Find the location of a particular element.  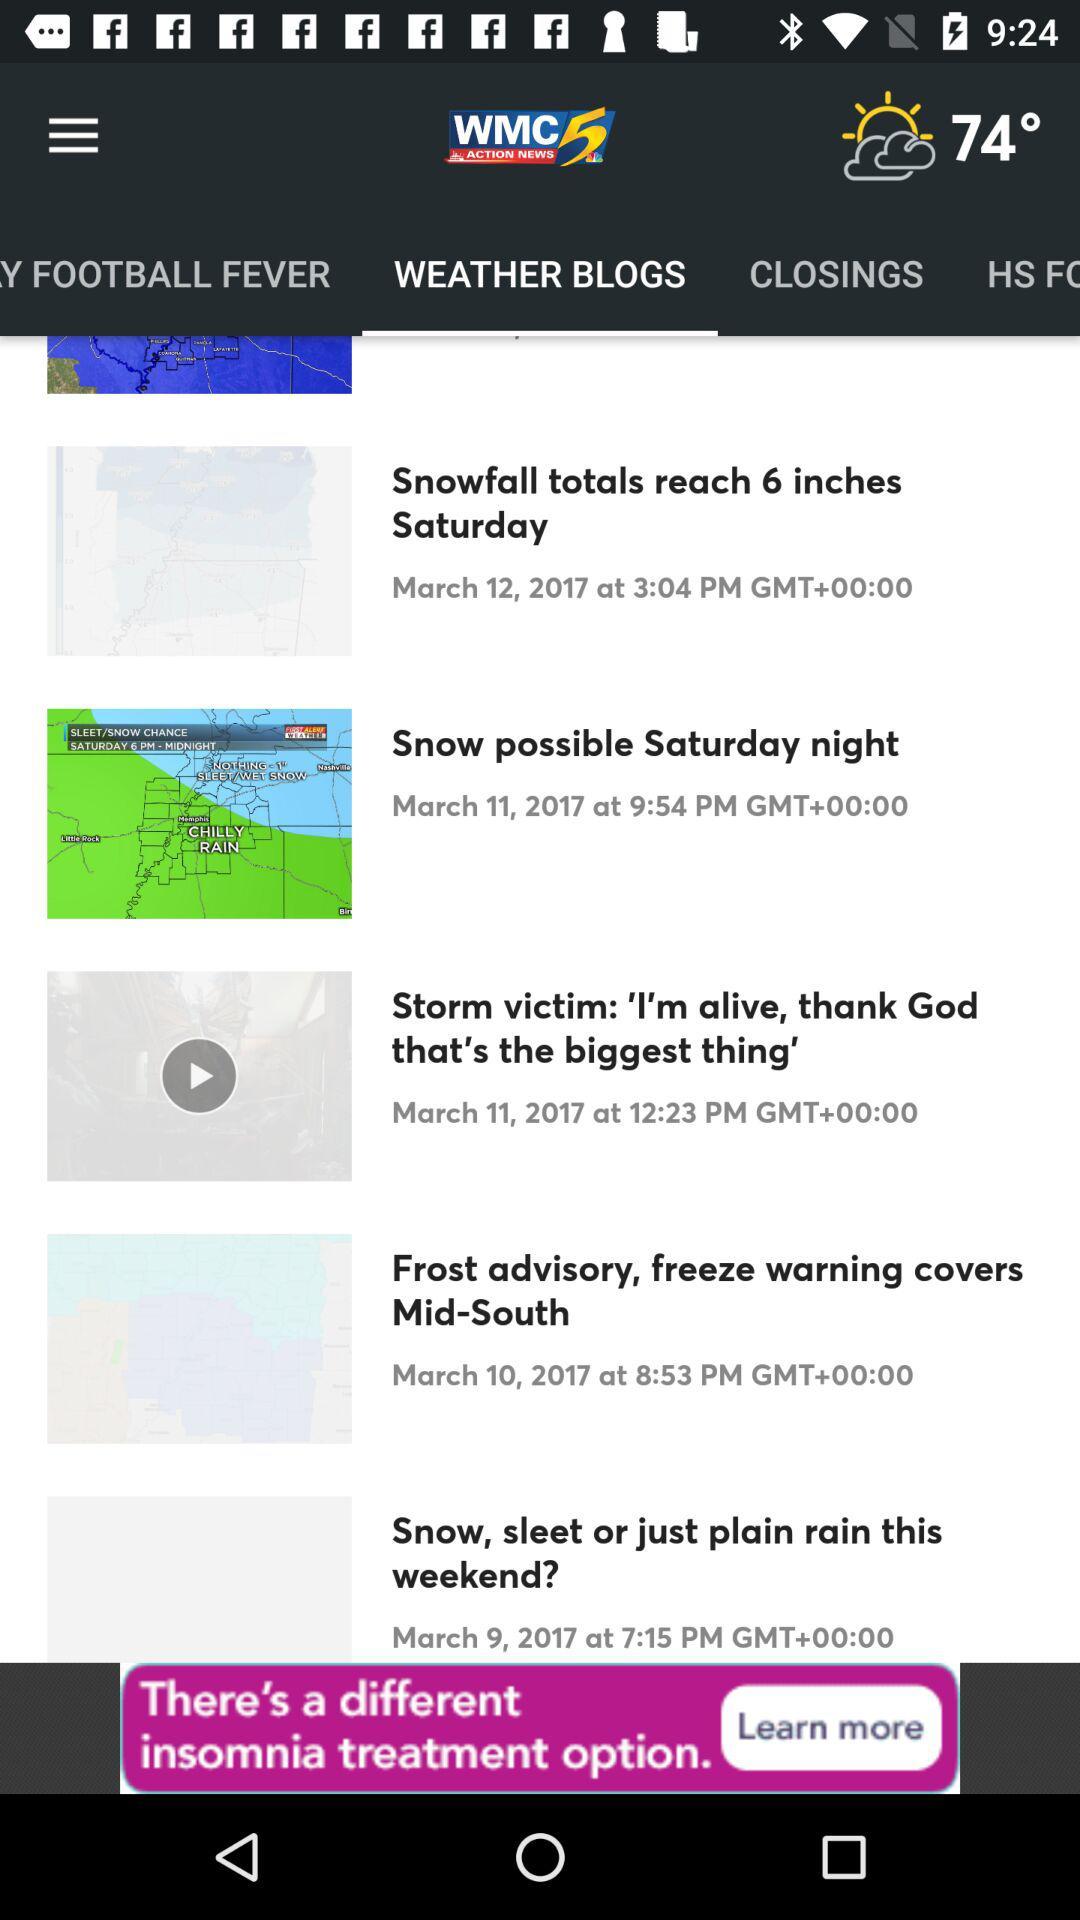

banner advertisement is located at coordinates (540, 1727).